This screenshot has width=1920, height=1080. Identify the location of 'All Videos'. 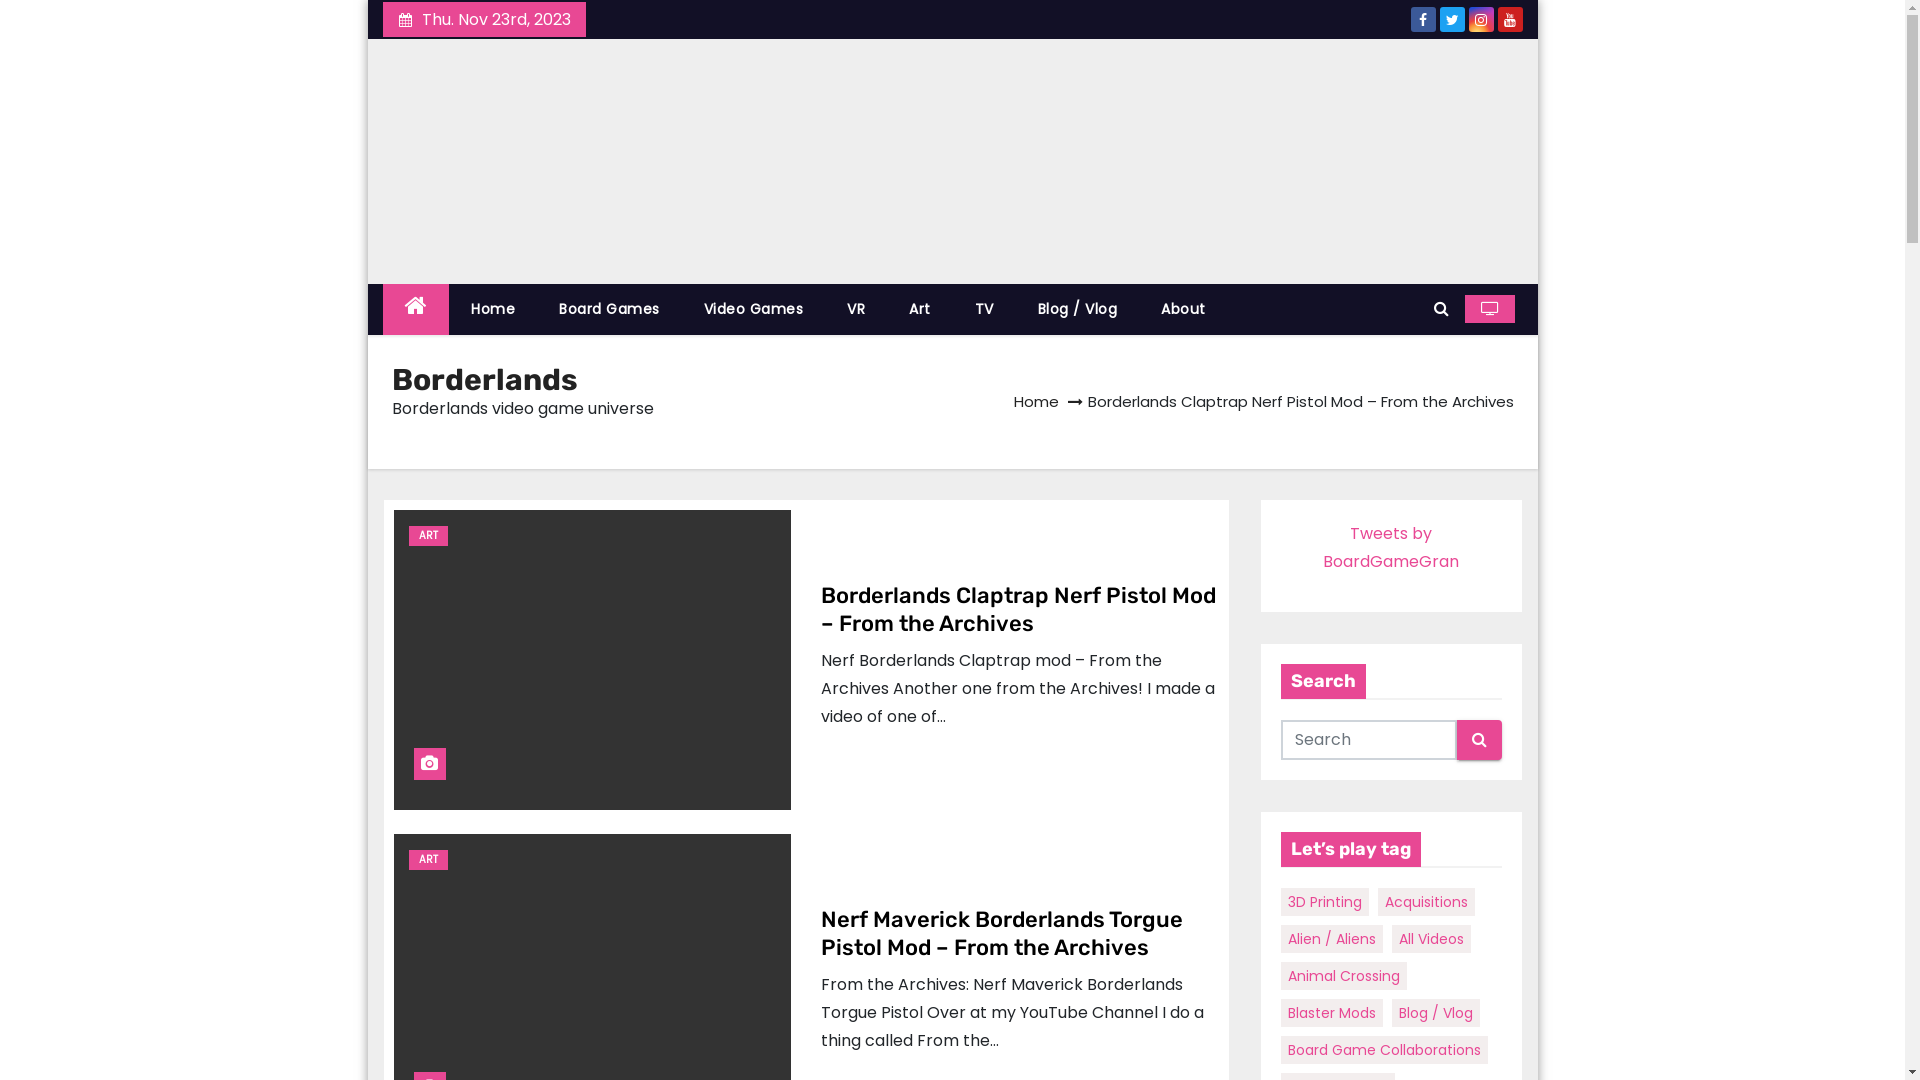
(1430, 937).